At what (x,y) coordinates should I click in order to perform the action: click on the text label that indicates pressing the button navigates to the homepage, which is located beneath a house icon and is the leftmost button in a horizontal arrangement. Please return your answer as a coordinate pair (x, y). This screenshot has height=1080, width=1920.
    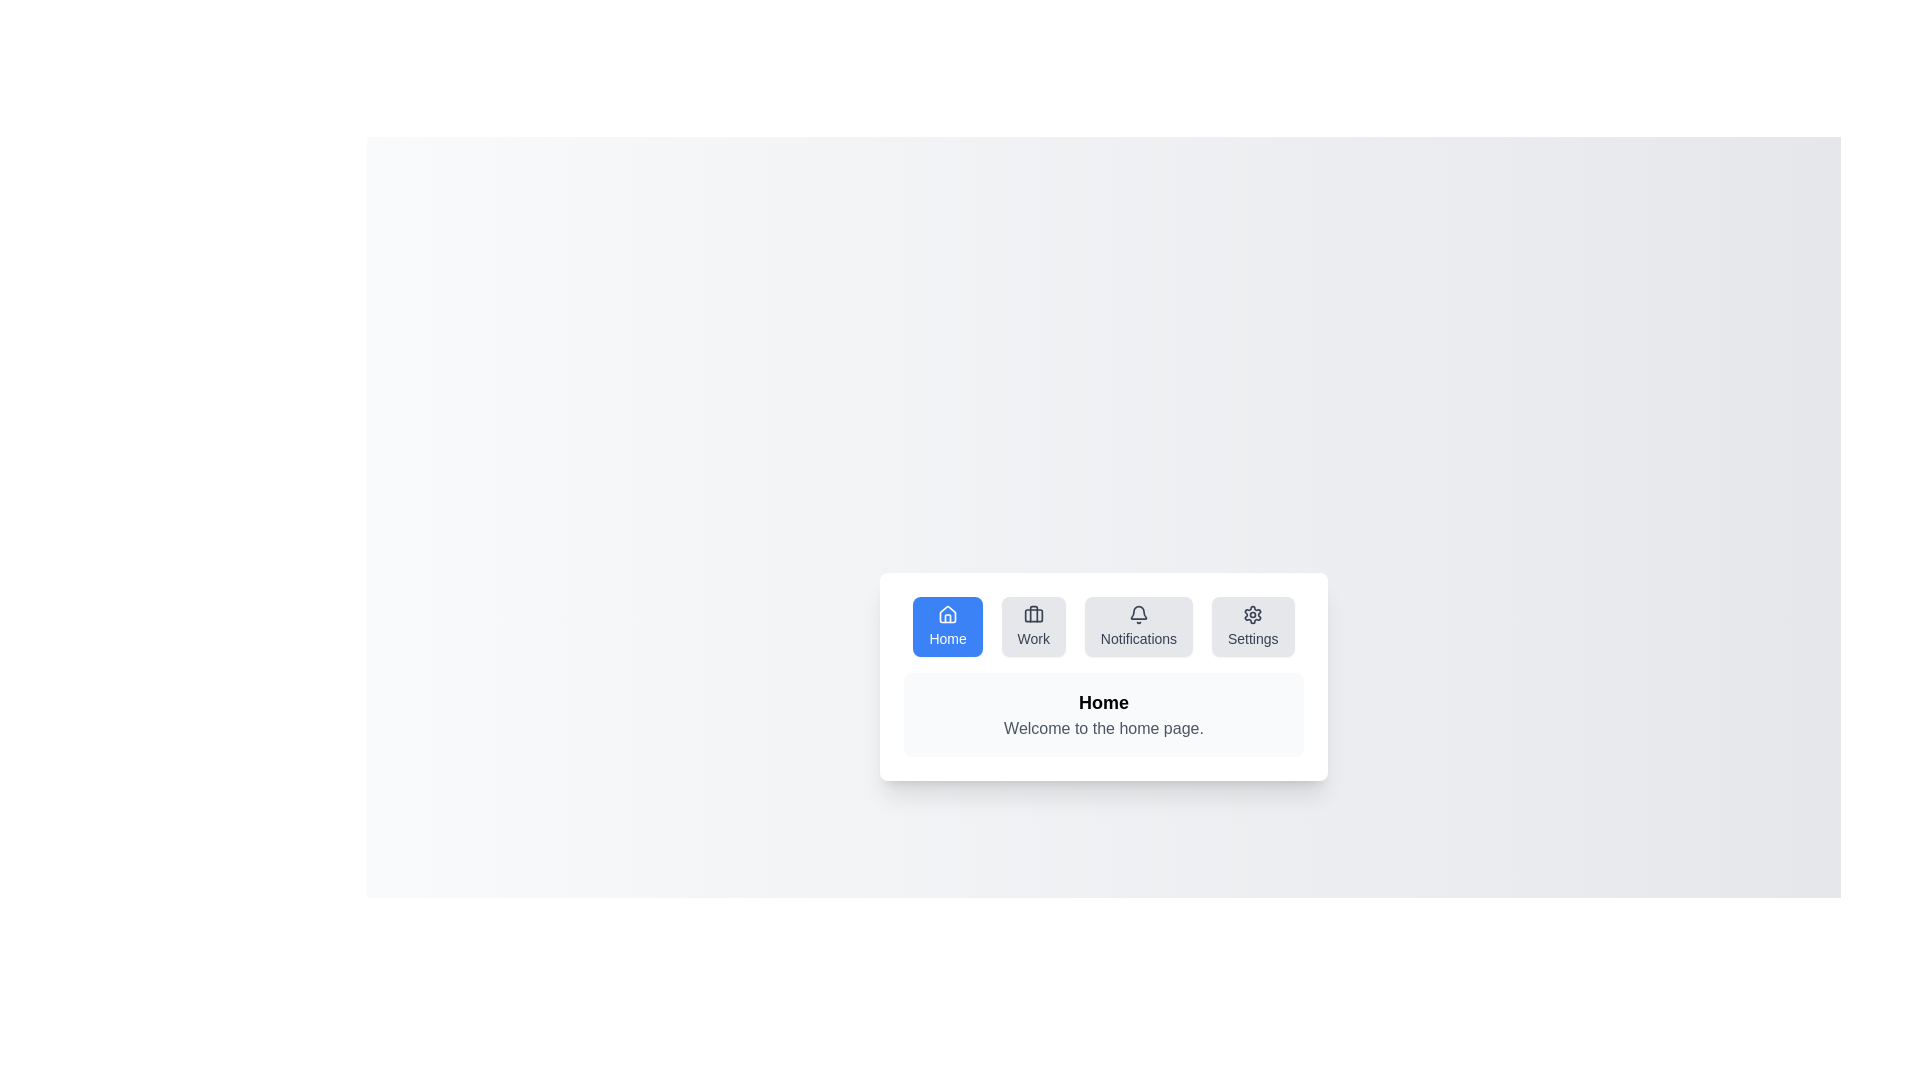
    Looking at the image, I should click on (947, 639).